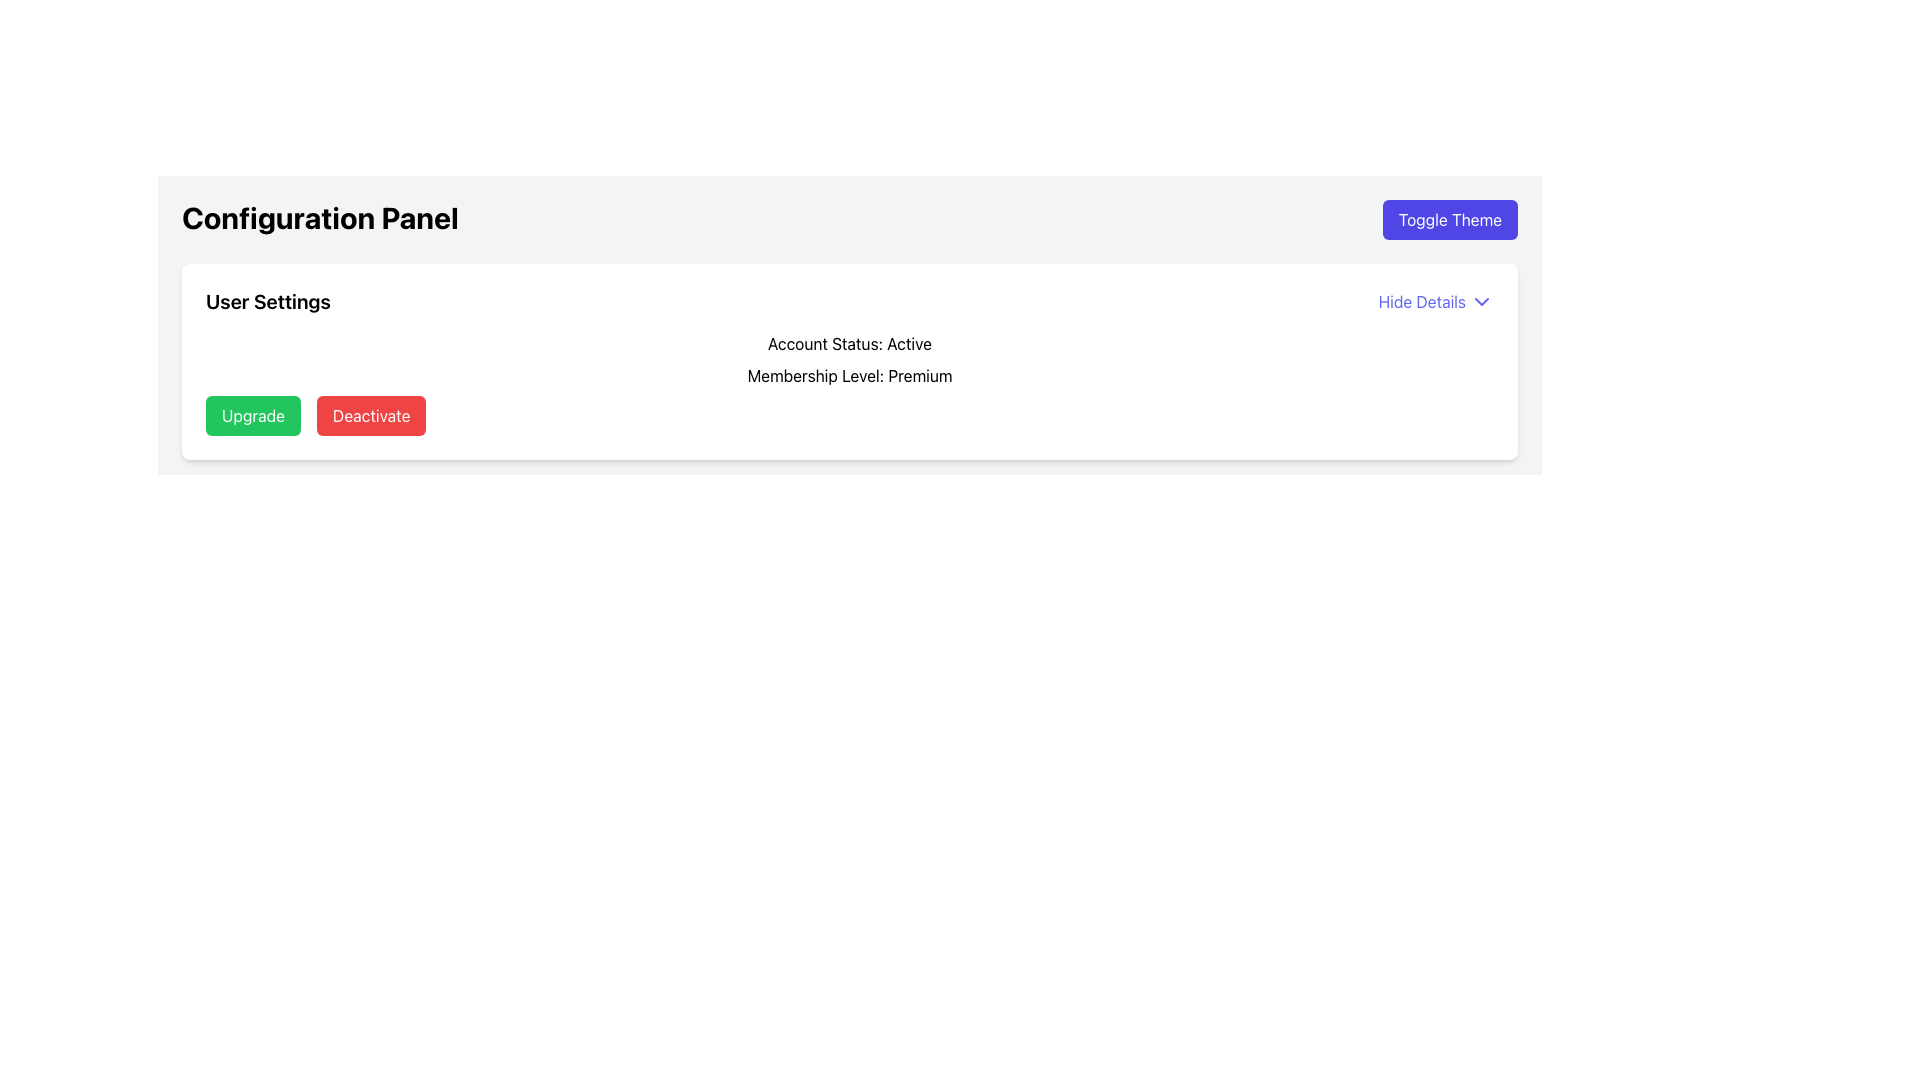  What do you see at coordinates (849, 375) in the screenshot?
I see `the 'Membership Level: Premium' label in the user settings section, which is displayed prominently in bold font and is the second listed under the 'Account Status: Active' section` at bounding box center [849, 375].